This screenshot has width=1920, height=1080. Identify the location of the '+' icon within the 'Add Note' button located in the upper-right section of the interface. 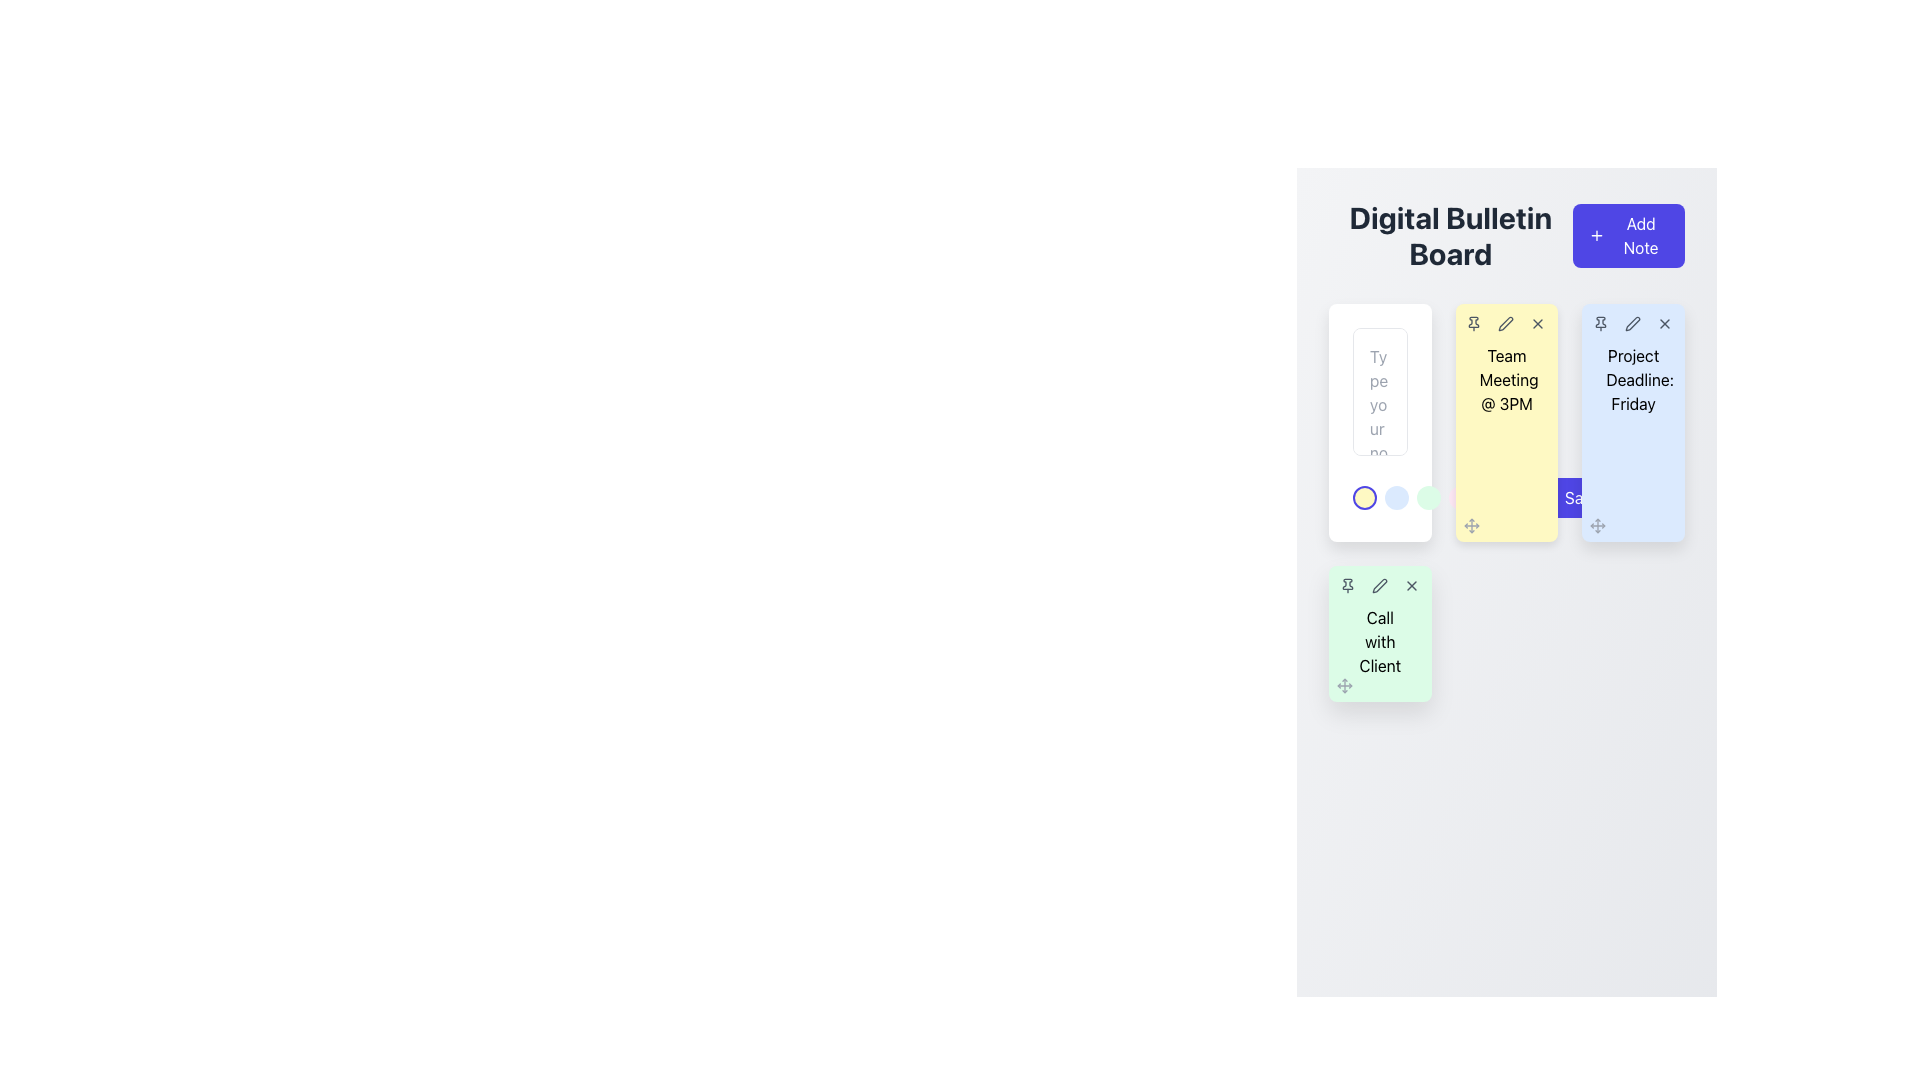
(1595, 234).